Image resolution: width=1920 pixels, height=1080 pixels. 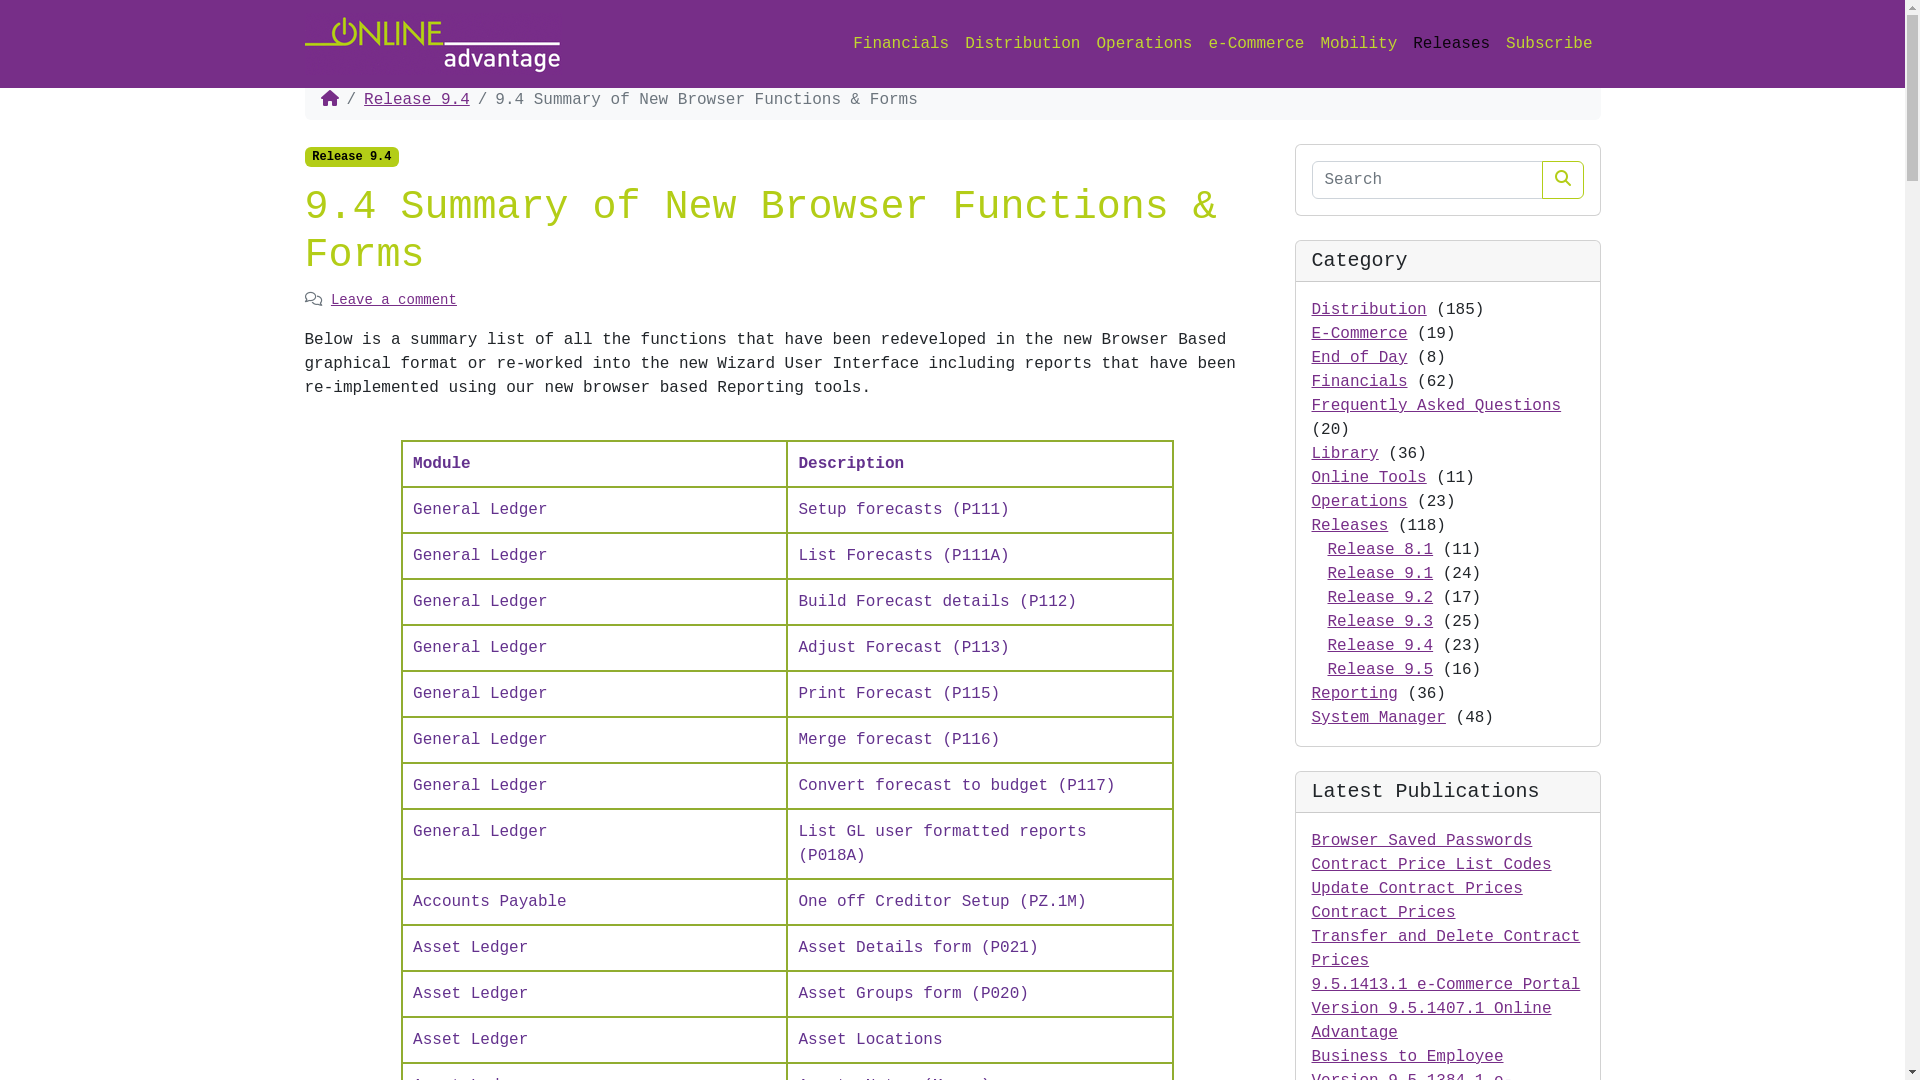 What do you see at coordinates (1416, 887) in the screenshot?
I see `'Update Contract Prices'` at bounding box center [1416, 887].